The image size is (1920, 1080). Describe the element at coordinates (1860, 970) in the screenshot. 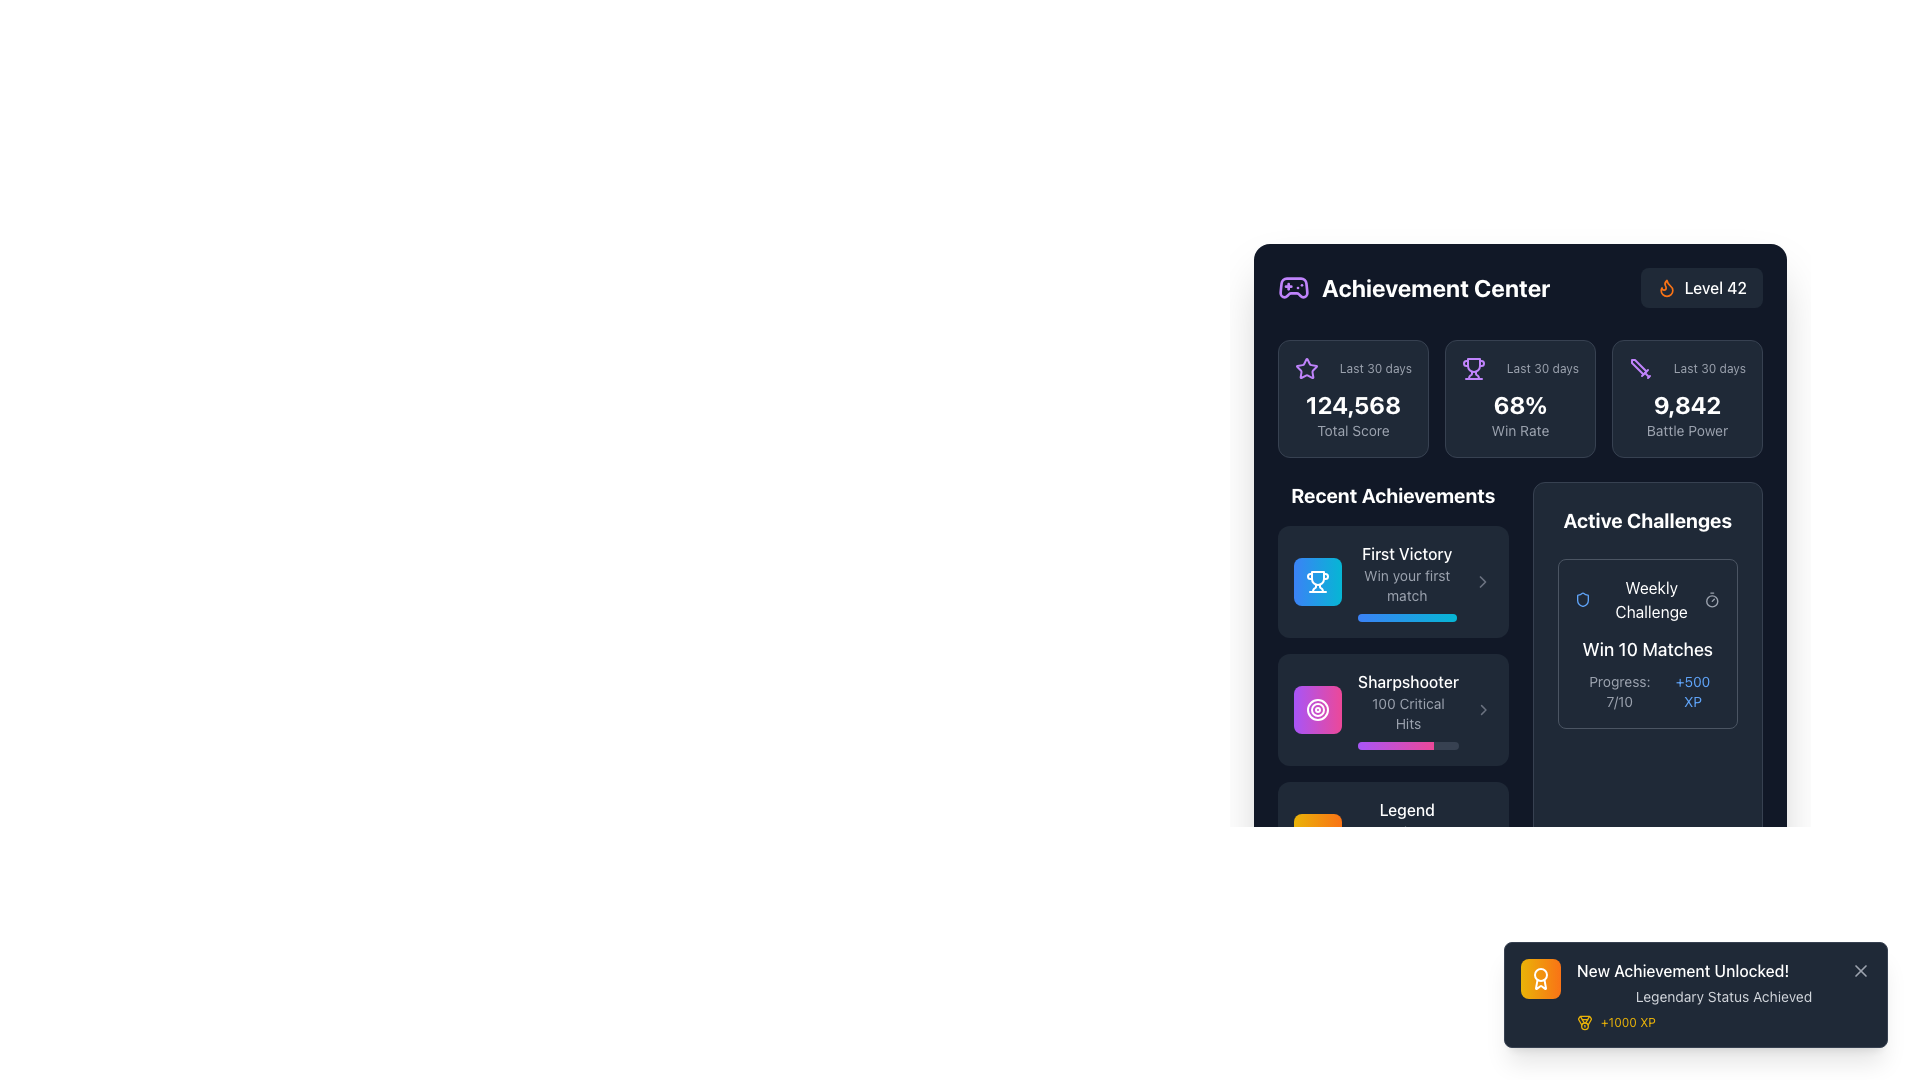

I see `the Close icon located in the right-hand corner of the notification` at that location.